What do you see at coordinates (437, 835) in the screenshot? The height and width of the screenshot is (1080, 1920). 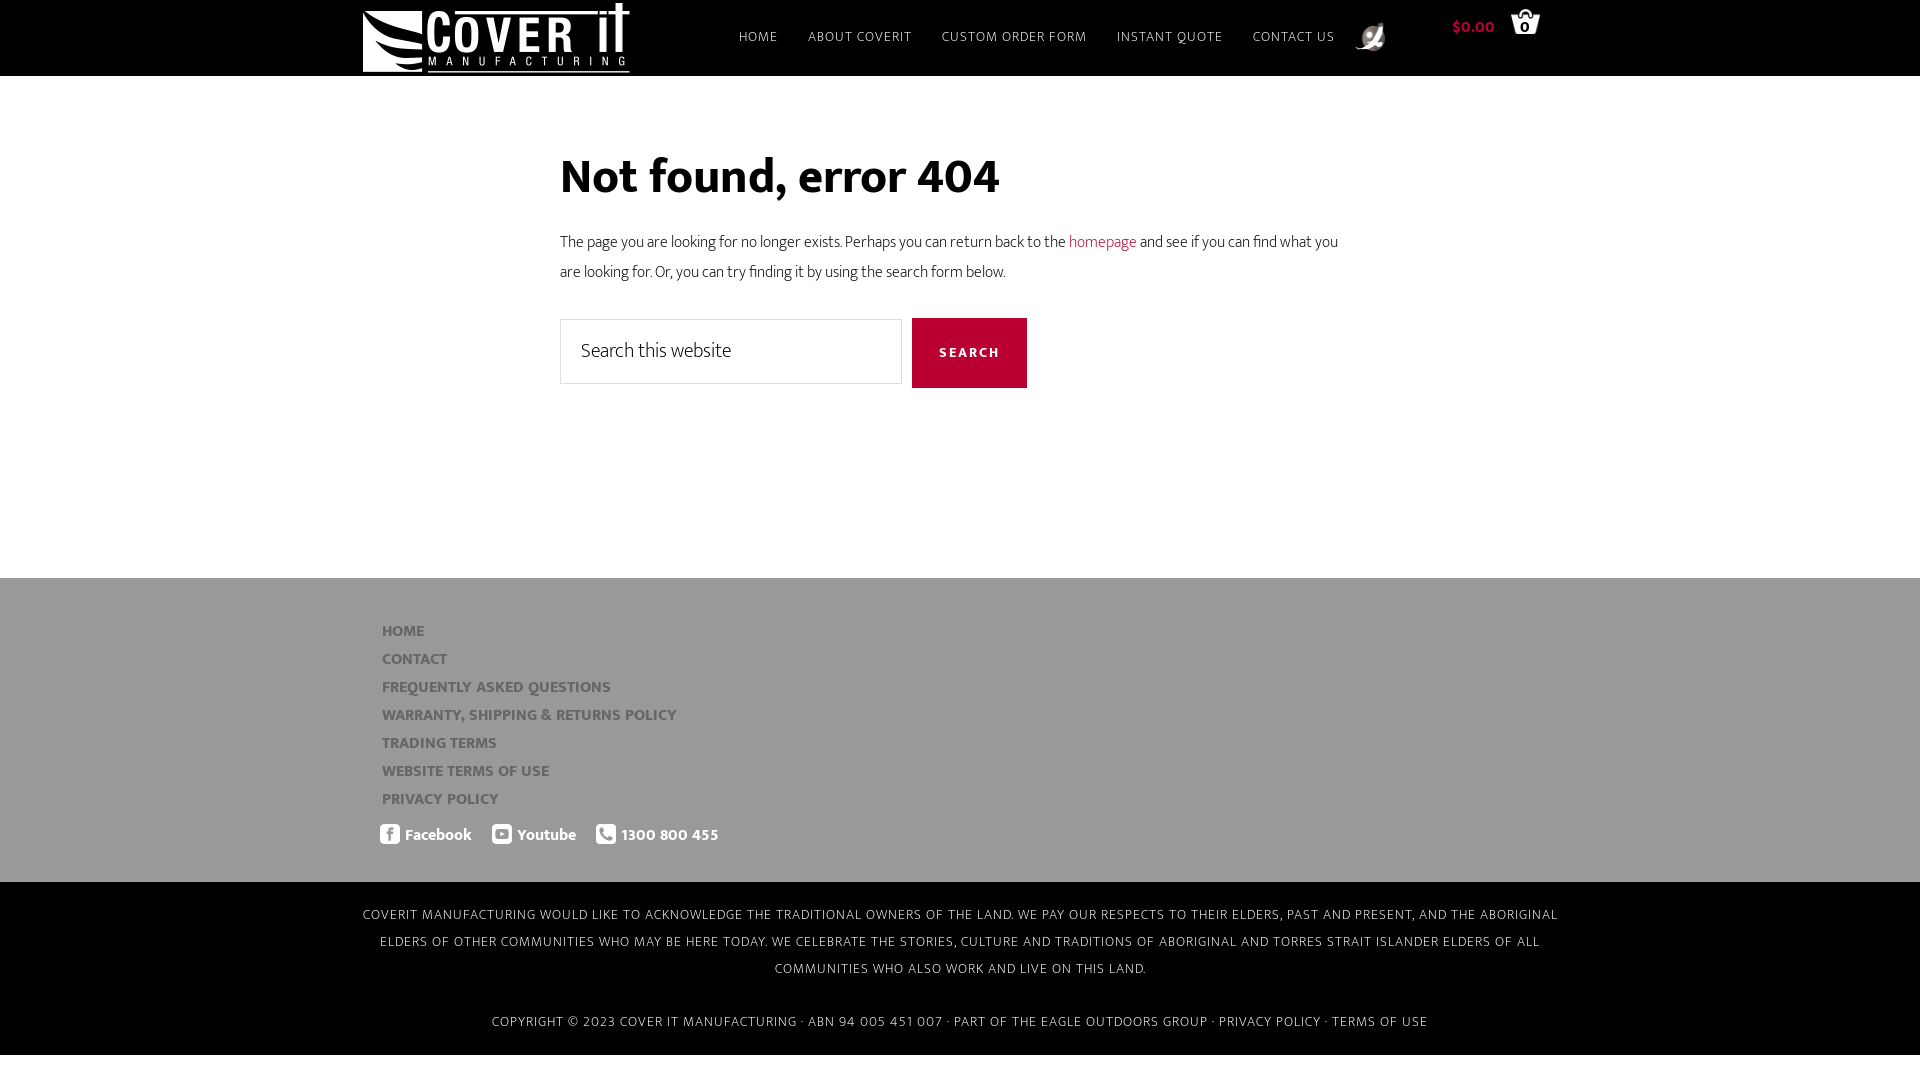 I see `'Facebook'` at bounding box center [437, 835].